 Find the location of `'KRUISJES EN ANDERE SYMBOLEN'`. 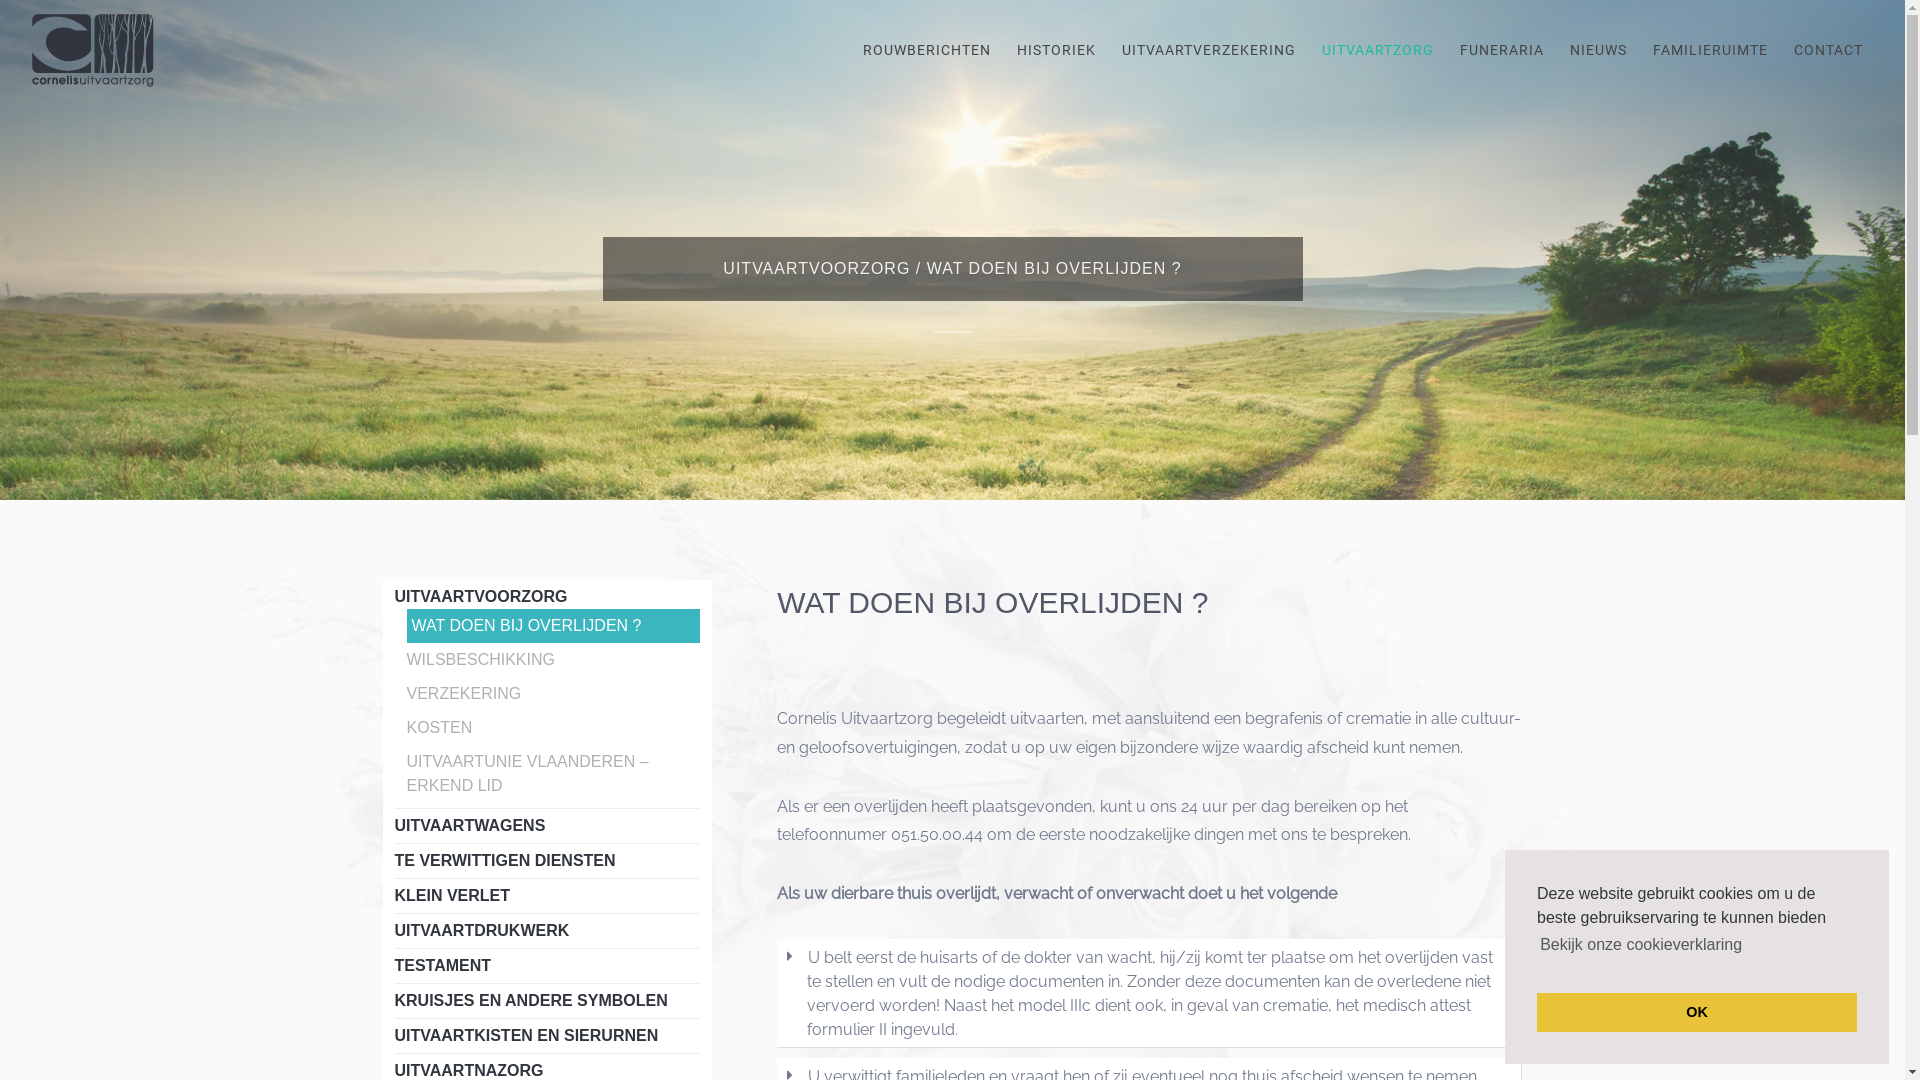

'KRUISJES EN ANDERE SYMBOLEN' is located at coordinates (530, 1000).